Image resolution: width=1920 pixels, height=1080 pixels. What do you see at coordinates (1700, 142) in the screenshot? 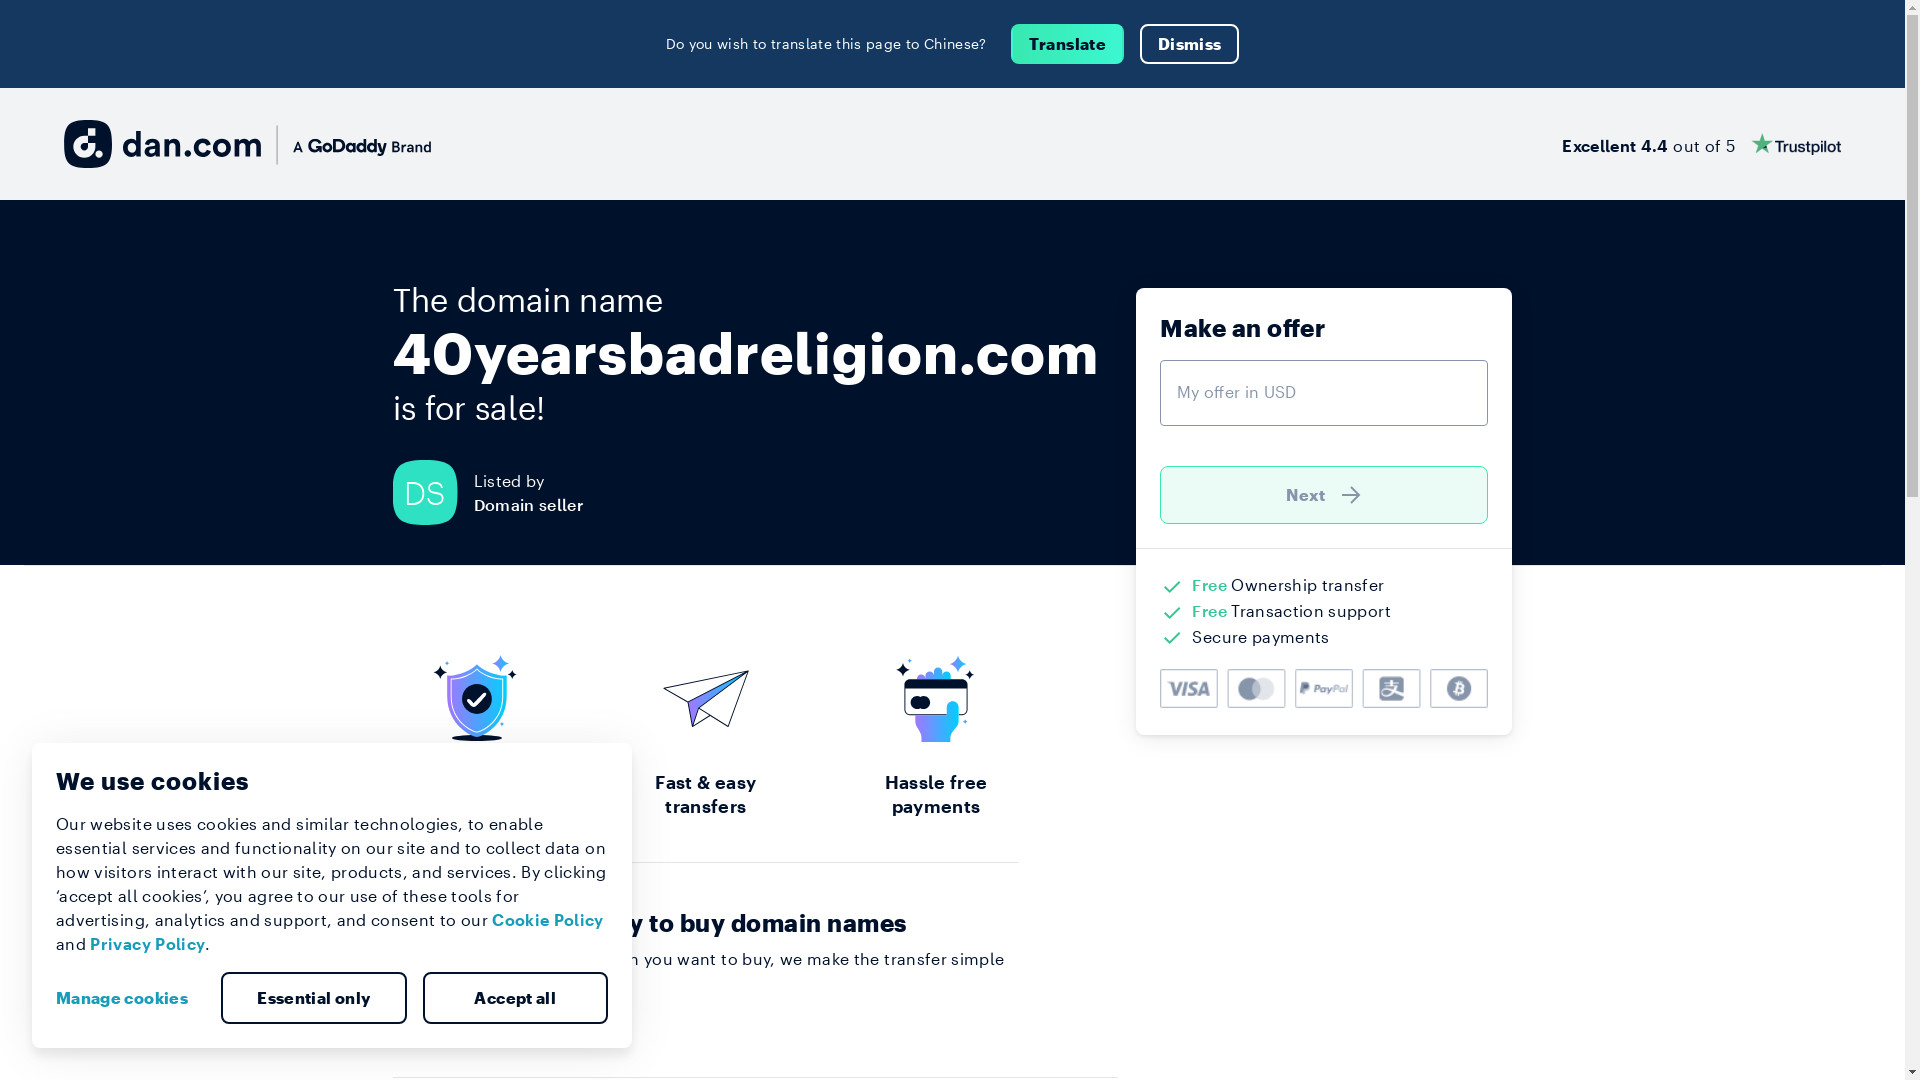
I see `'Excellent 4.4 out of 5'` at bounding box center [1700, 142].